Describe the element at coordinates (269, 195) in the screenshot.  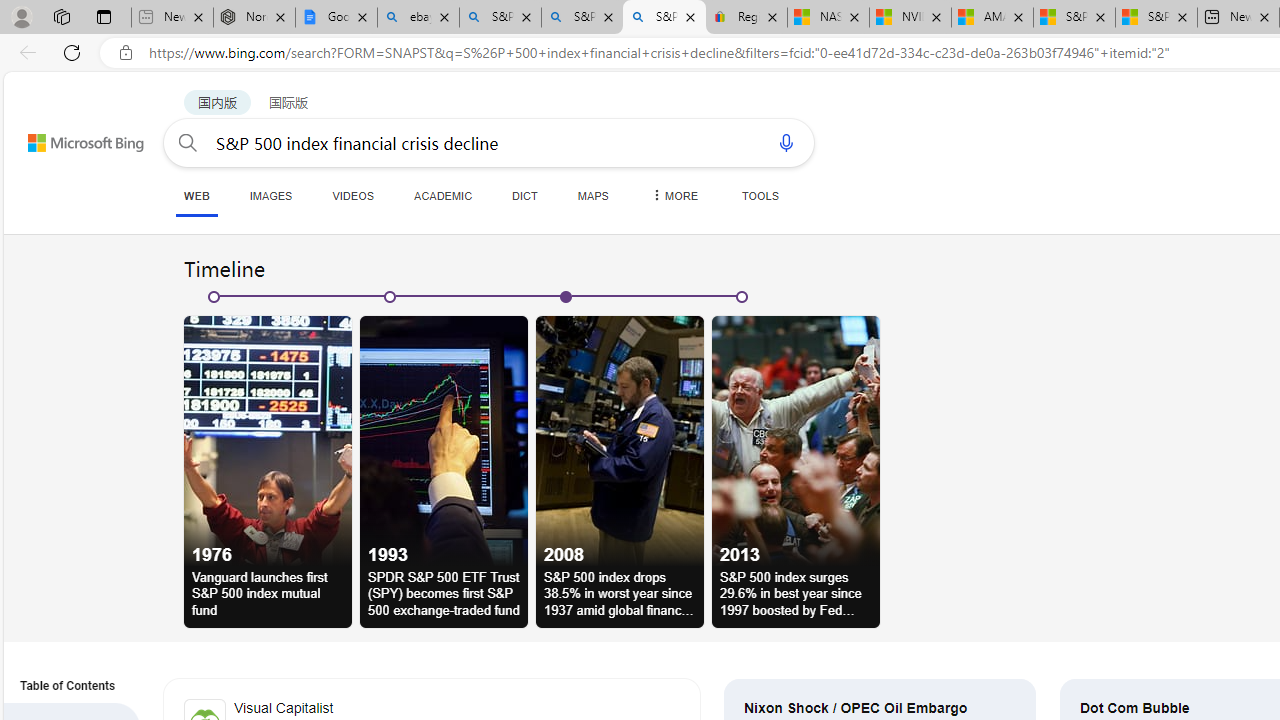
I see `'IMAGES'` at that location.